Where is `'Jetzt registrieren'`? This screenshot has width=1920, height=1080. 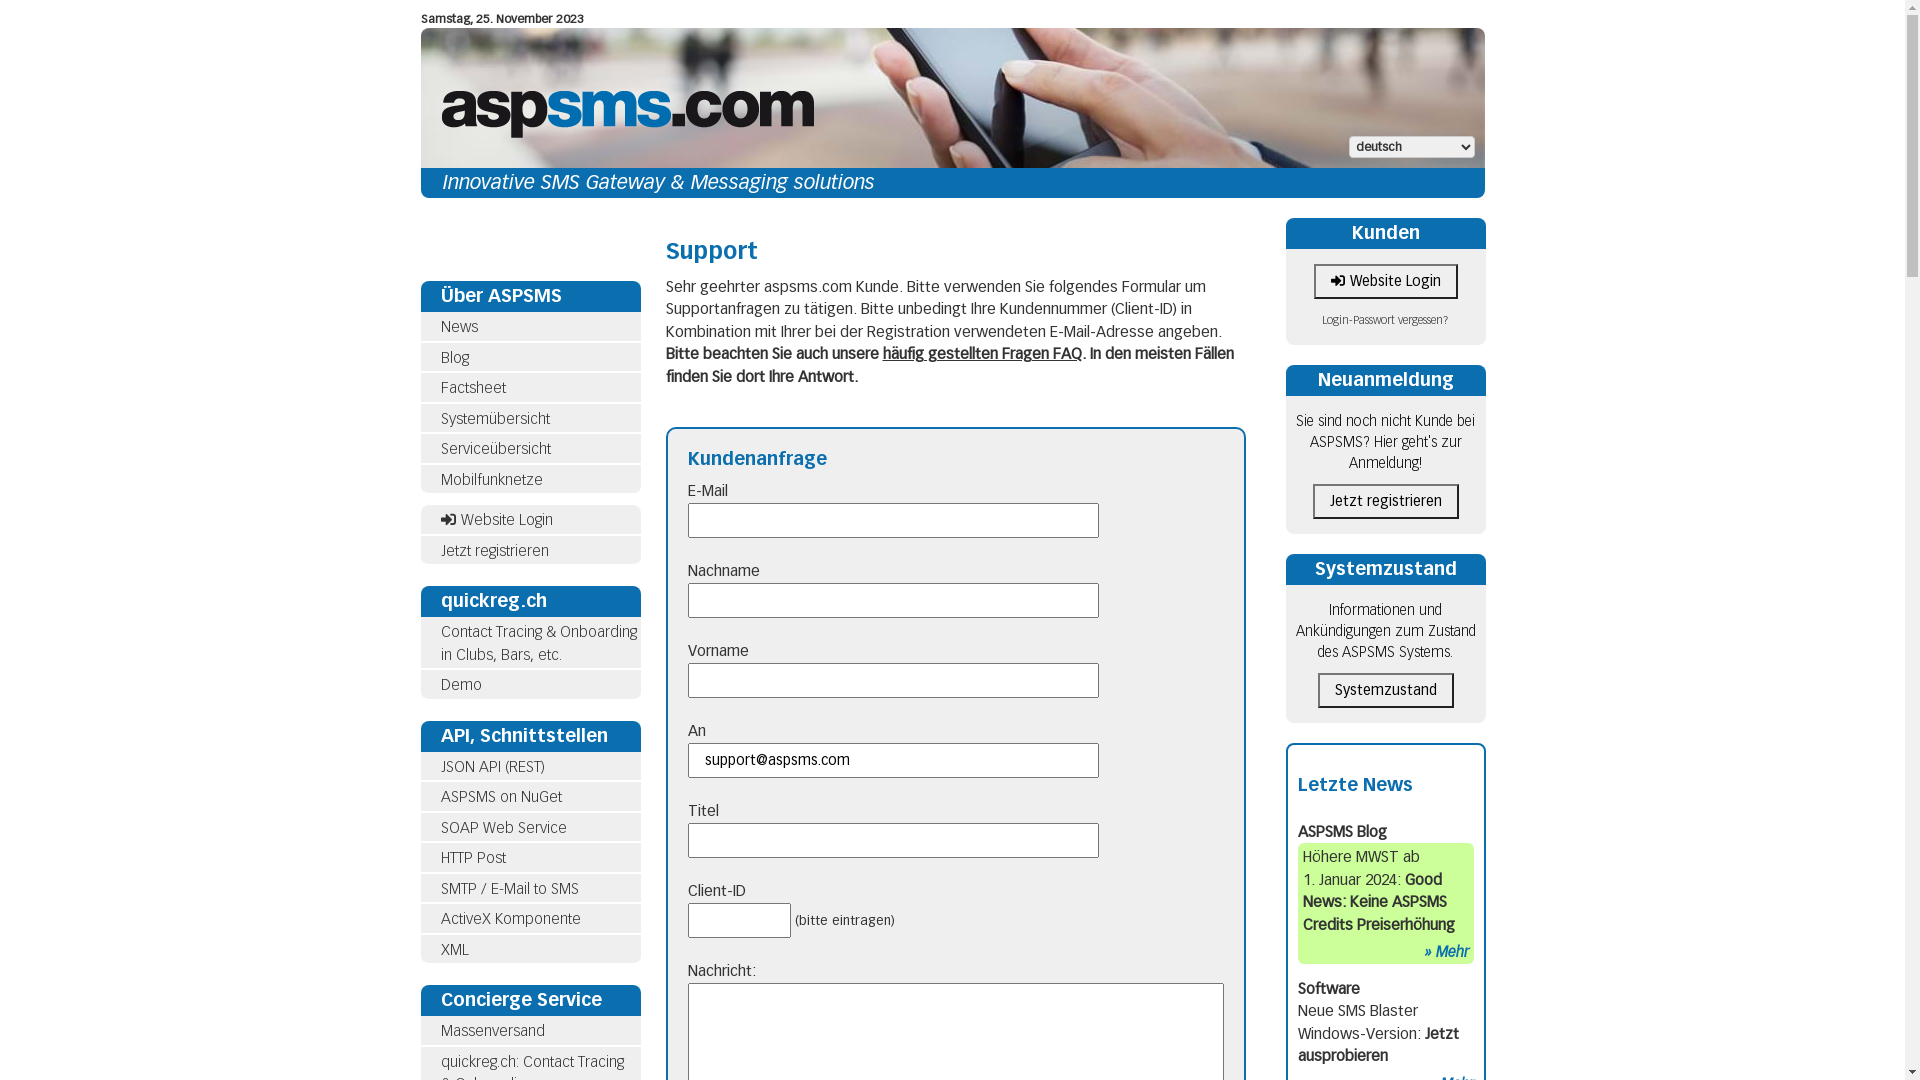 'Jetzt registrieren' is located at coordinates (494, 551).